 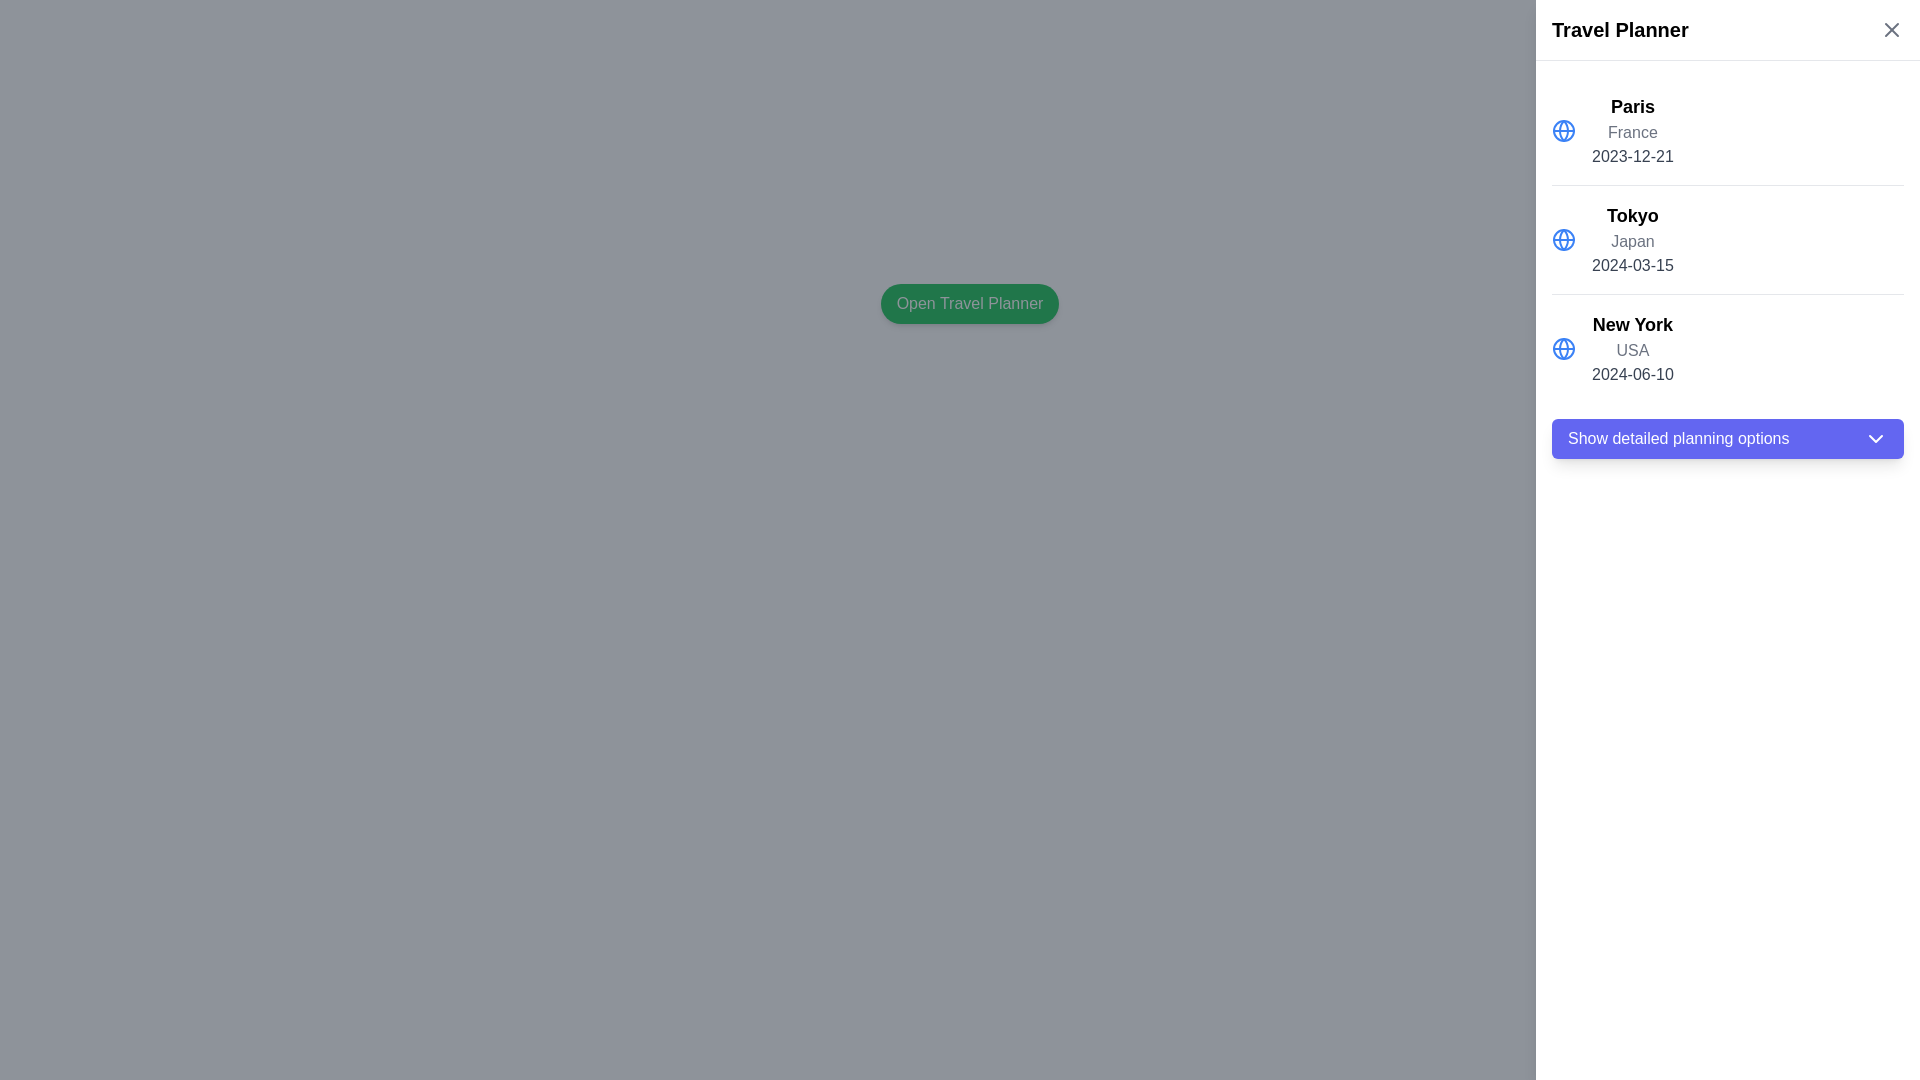 What do you see at coordinates (1632, 131) in the screenshot?
I see `the Text block displaying information about a destination, located at the top of the vertical list under the title 'Travel Planner'` at bounding box center [1632, 131].